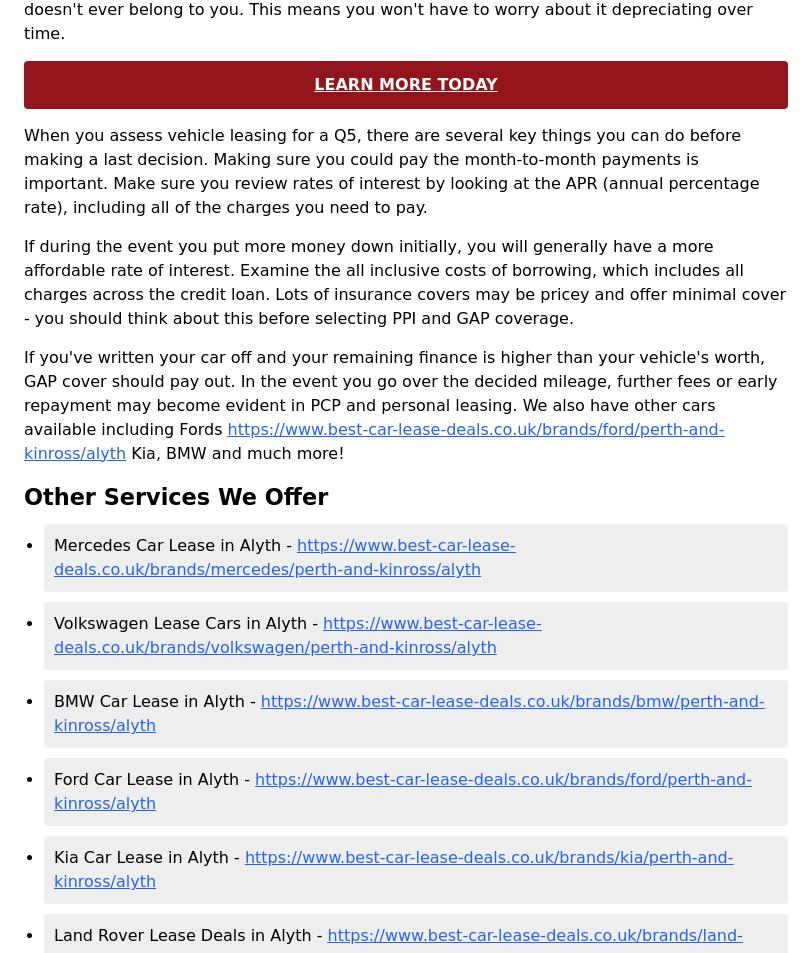  What do you see at coordinates (284, 557) in the screenshot?
I see `'https://www.best-car-lease-deals.co.uk/brands/mercedes/perth-and-kinross/alyth'` at bounding box center [284, 557].